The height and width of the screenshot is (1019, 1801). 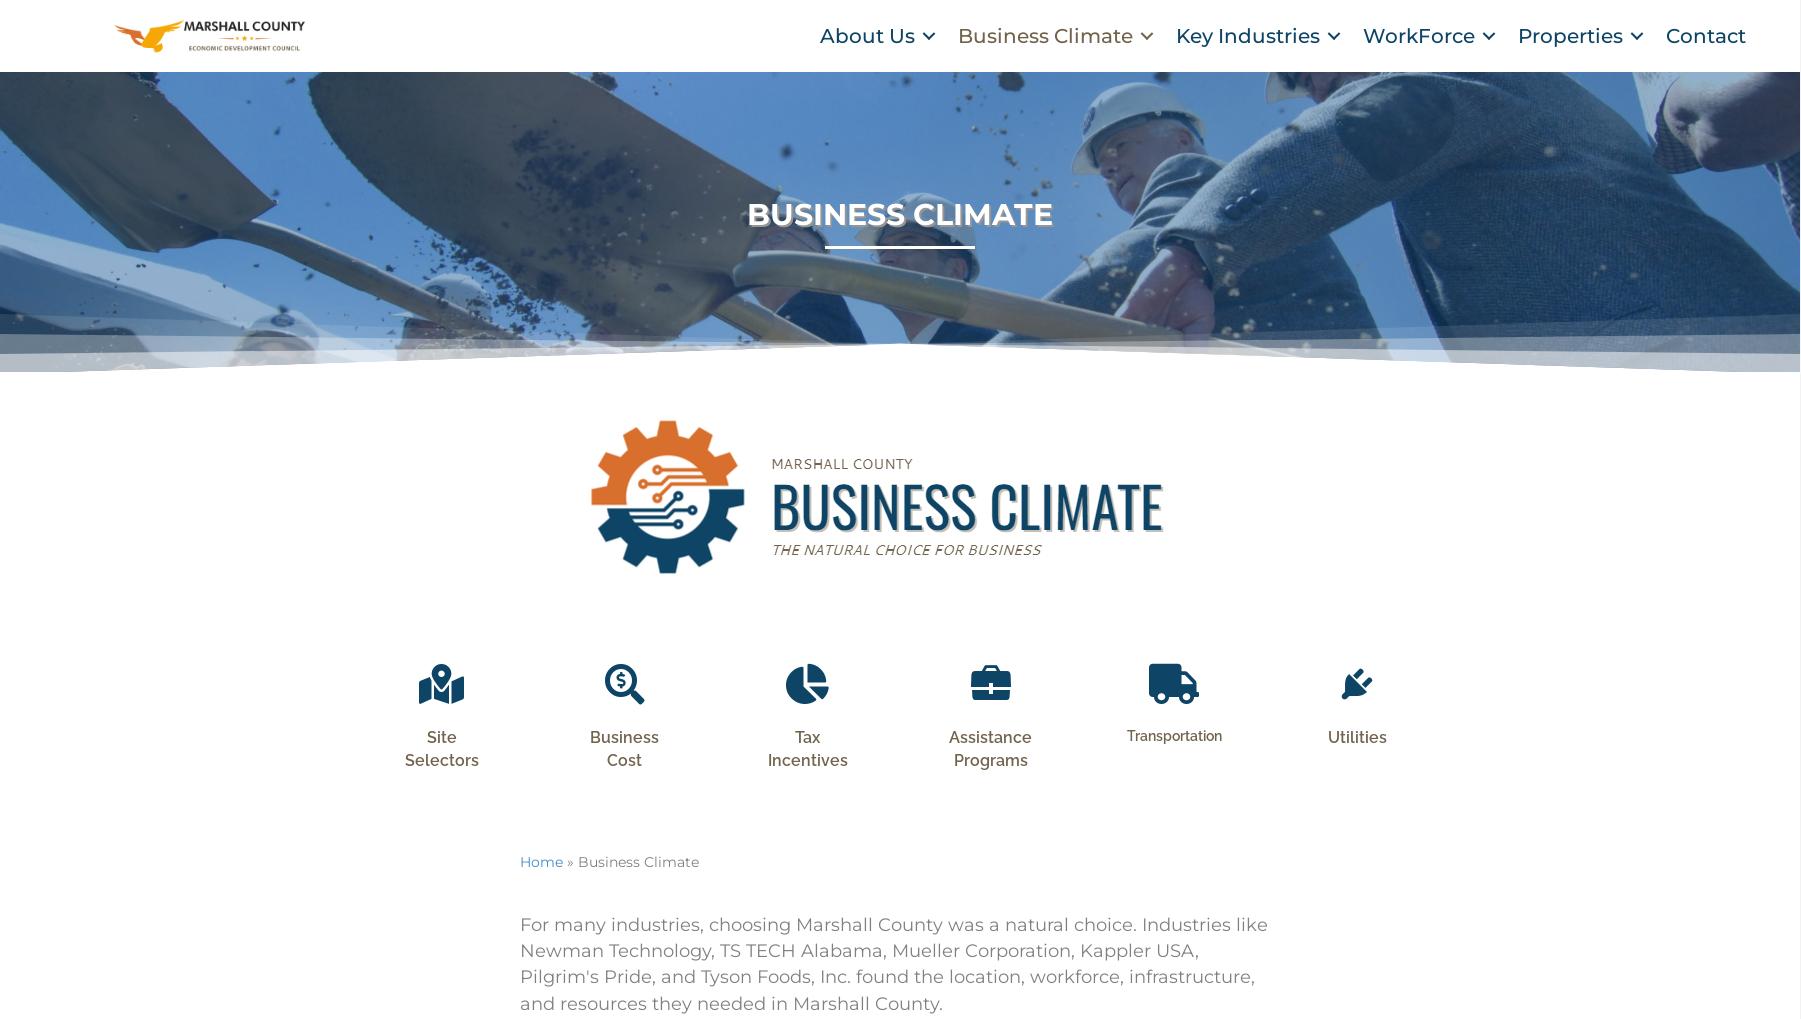 What do you see at coordinates (1326, 762) in the screenshot?
I see `'Utilities'` at bounding box center [1326, 762].